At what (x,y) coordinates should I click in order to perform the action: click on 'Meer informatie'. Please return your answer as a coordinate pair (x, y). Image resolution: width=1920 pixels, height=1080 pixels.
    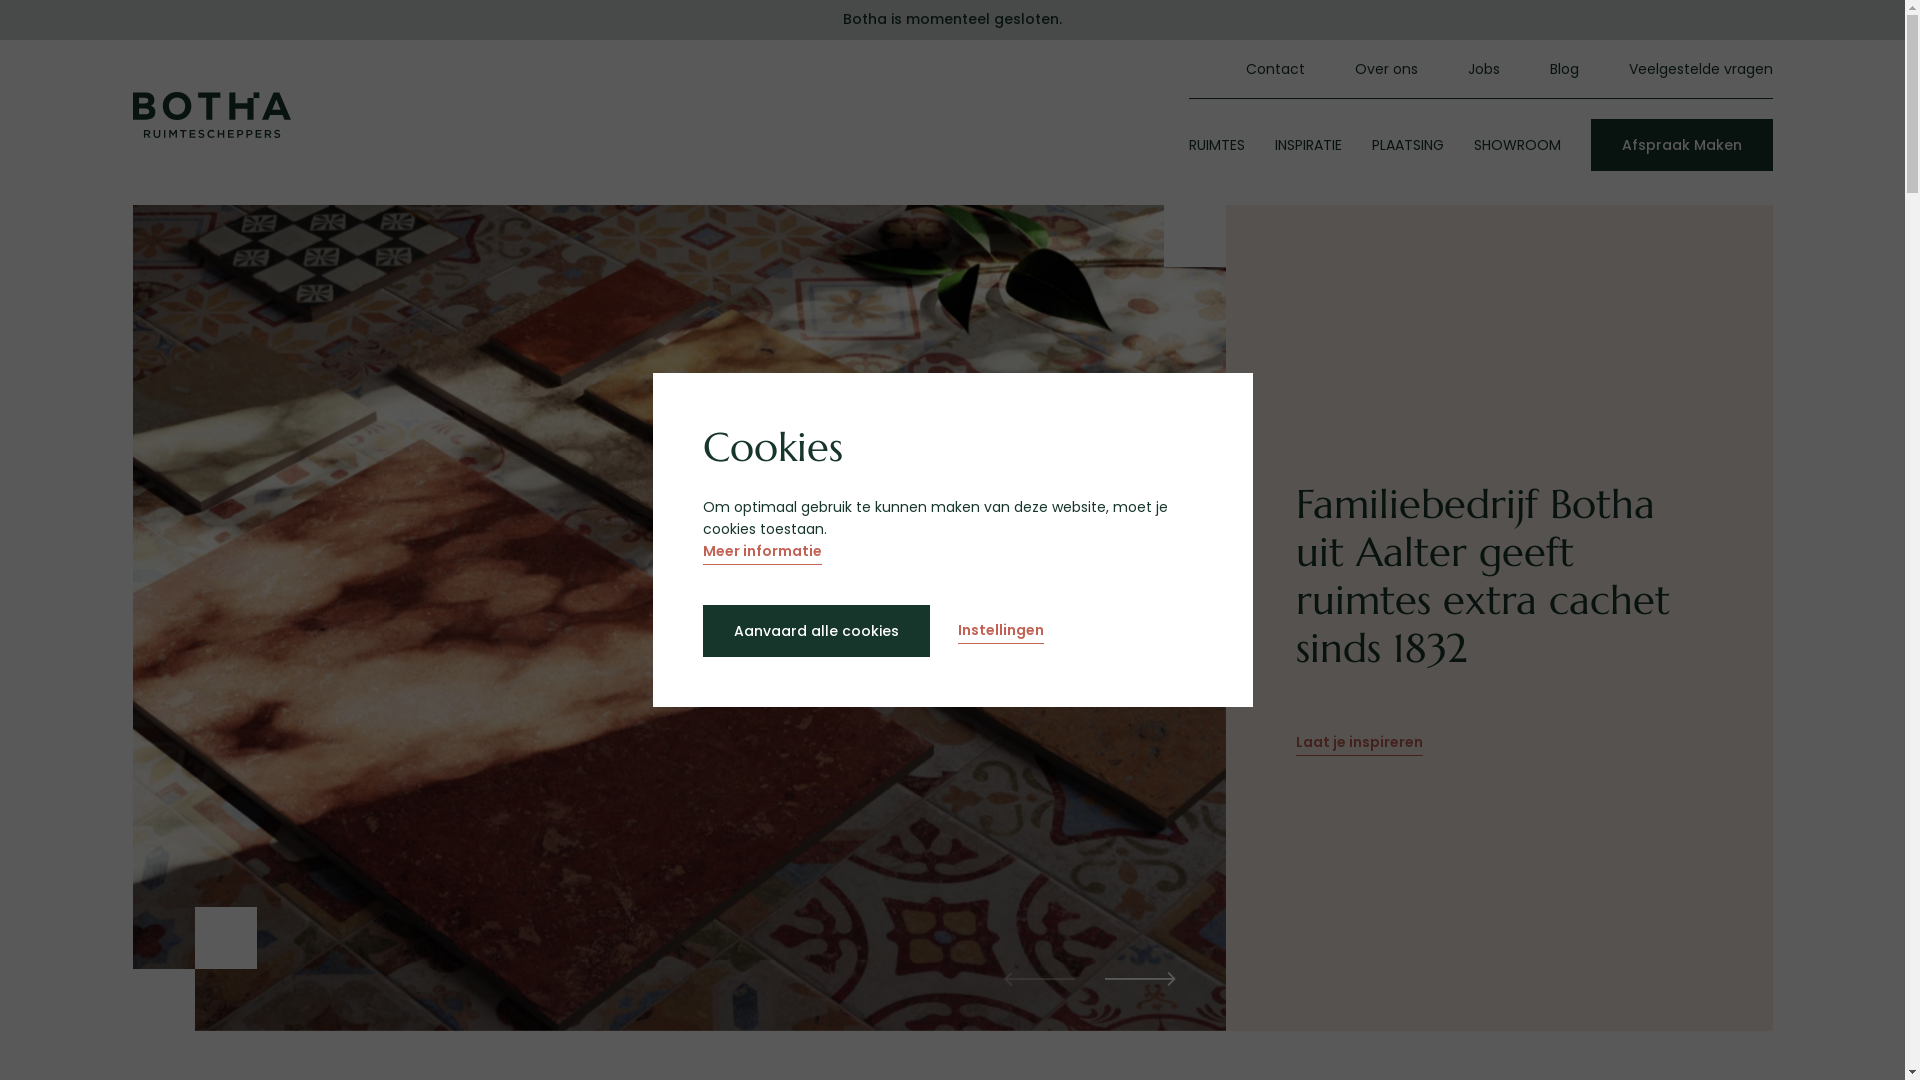
    Looking at the image, I should click on (760, 552).